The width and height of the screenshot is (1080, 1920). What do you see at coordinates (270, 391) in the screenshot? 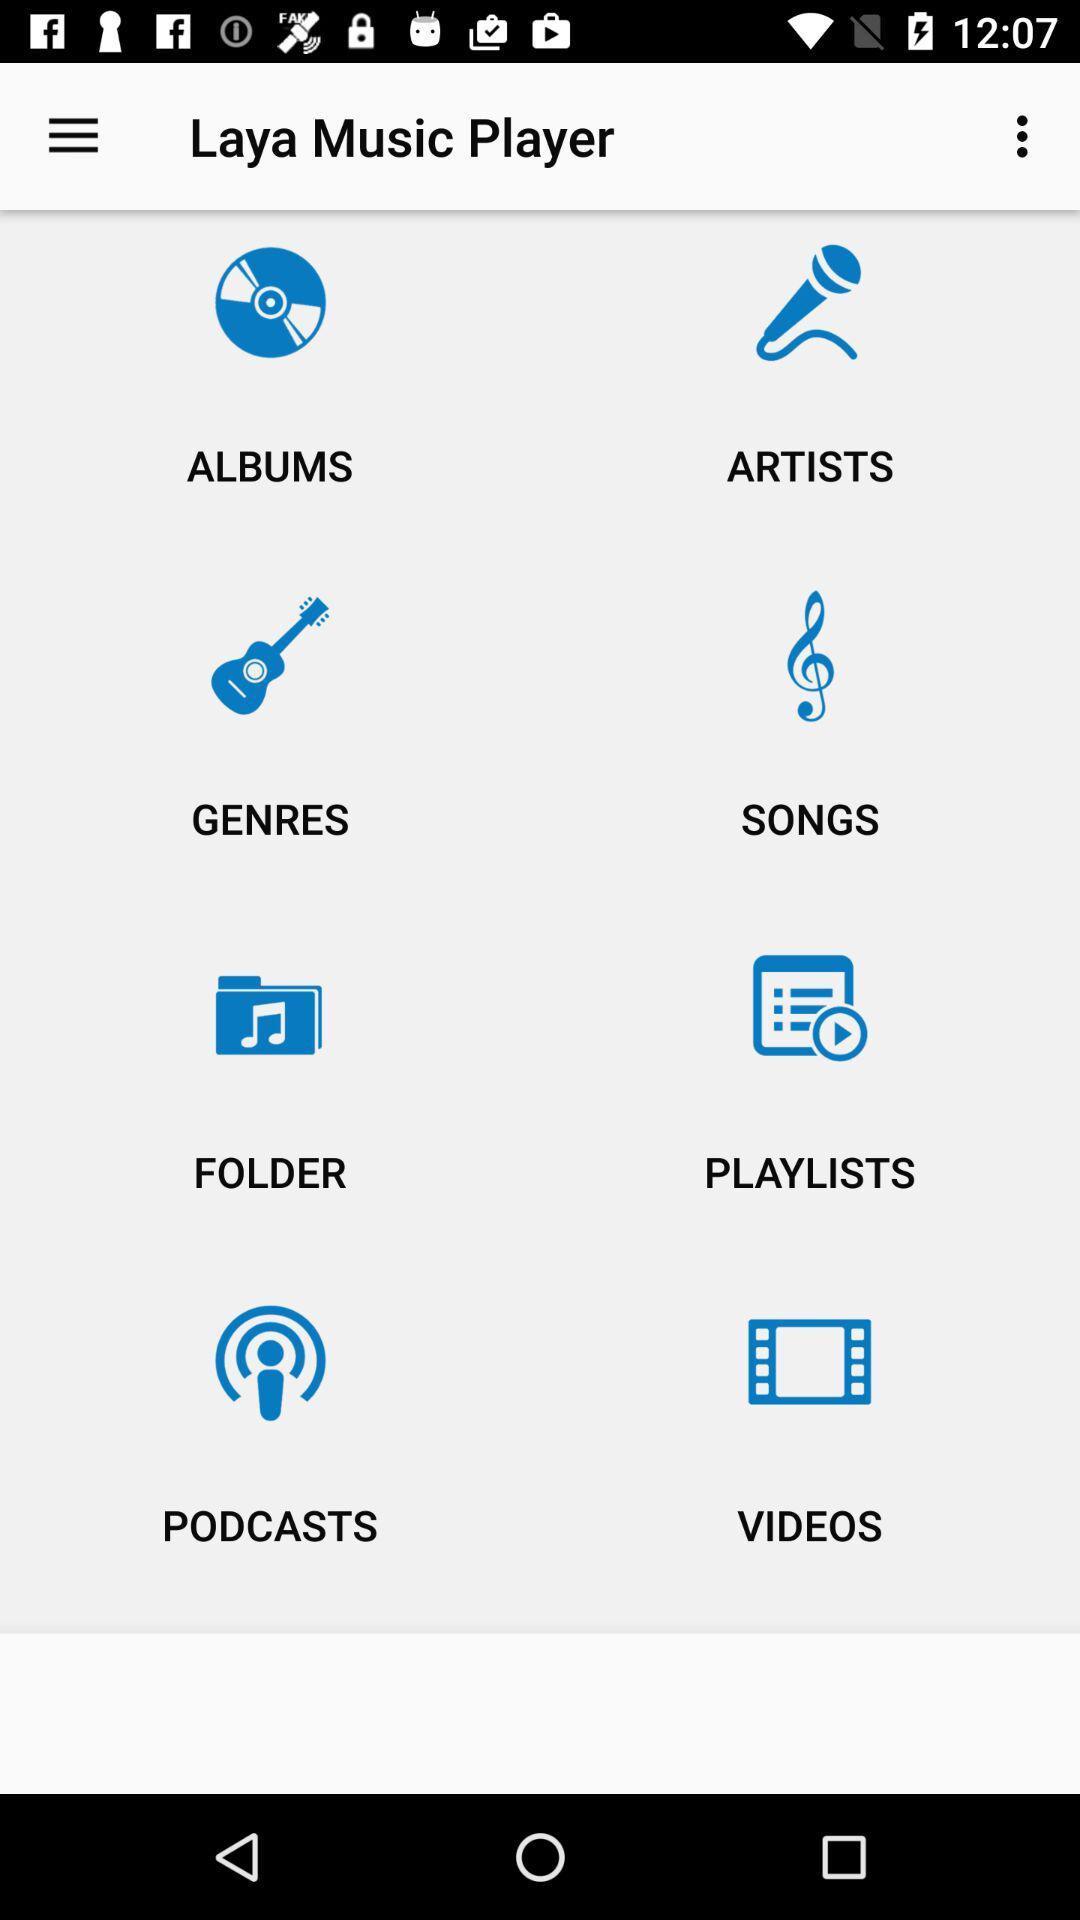
I see `the item next to artists icon` at bounding box center [270, 391].